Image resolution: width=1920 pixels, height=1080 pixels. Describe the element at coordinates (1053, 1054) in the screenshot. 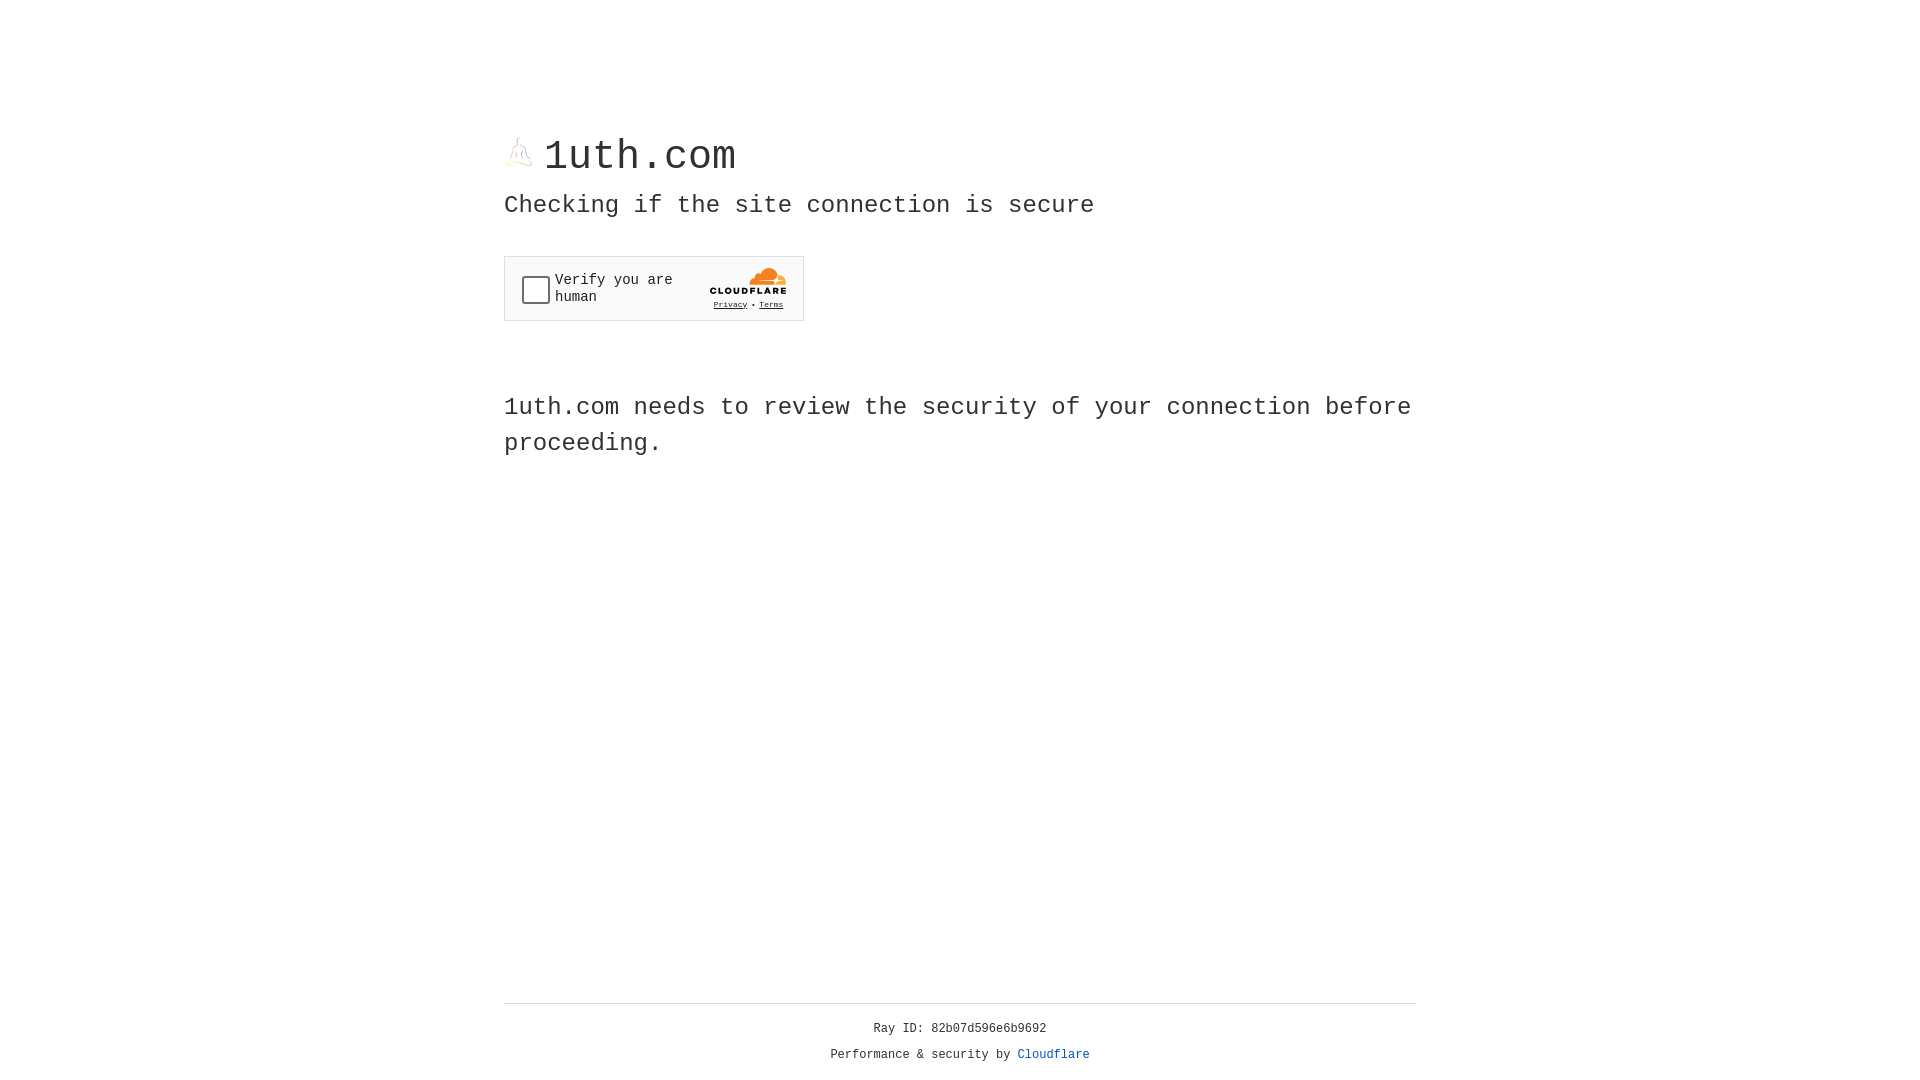

I see `'Cloudflare'` at that location.